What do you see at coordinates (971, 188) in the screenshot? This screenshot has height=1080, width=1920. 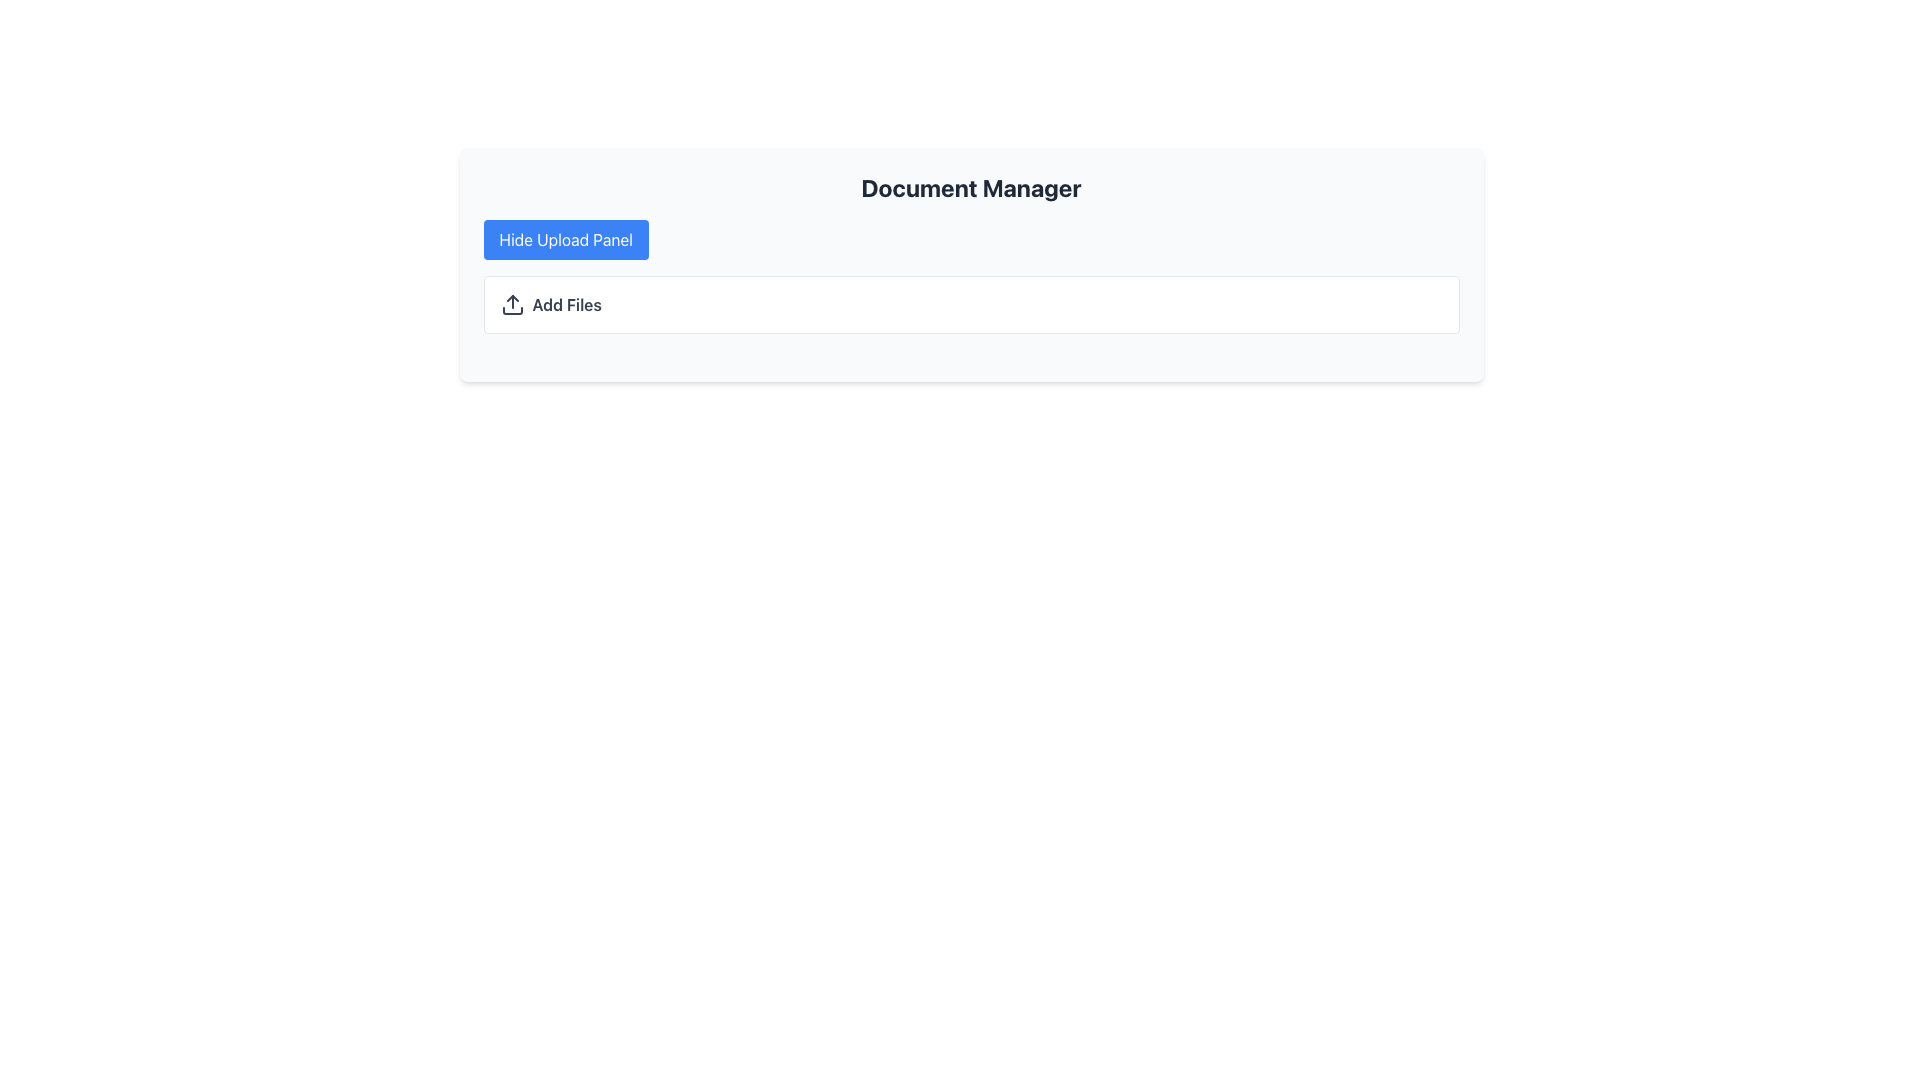 I see `the Text label that serves as a heading for the card-like structure, positioned at the top center above other elements` at bounding box center [971, 188].